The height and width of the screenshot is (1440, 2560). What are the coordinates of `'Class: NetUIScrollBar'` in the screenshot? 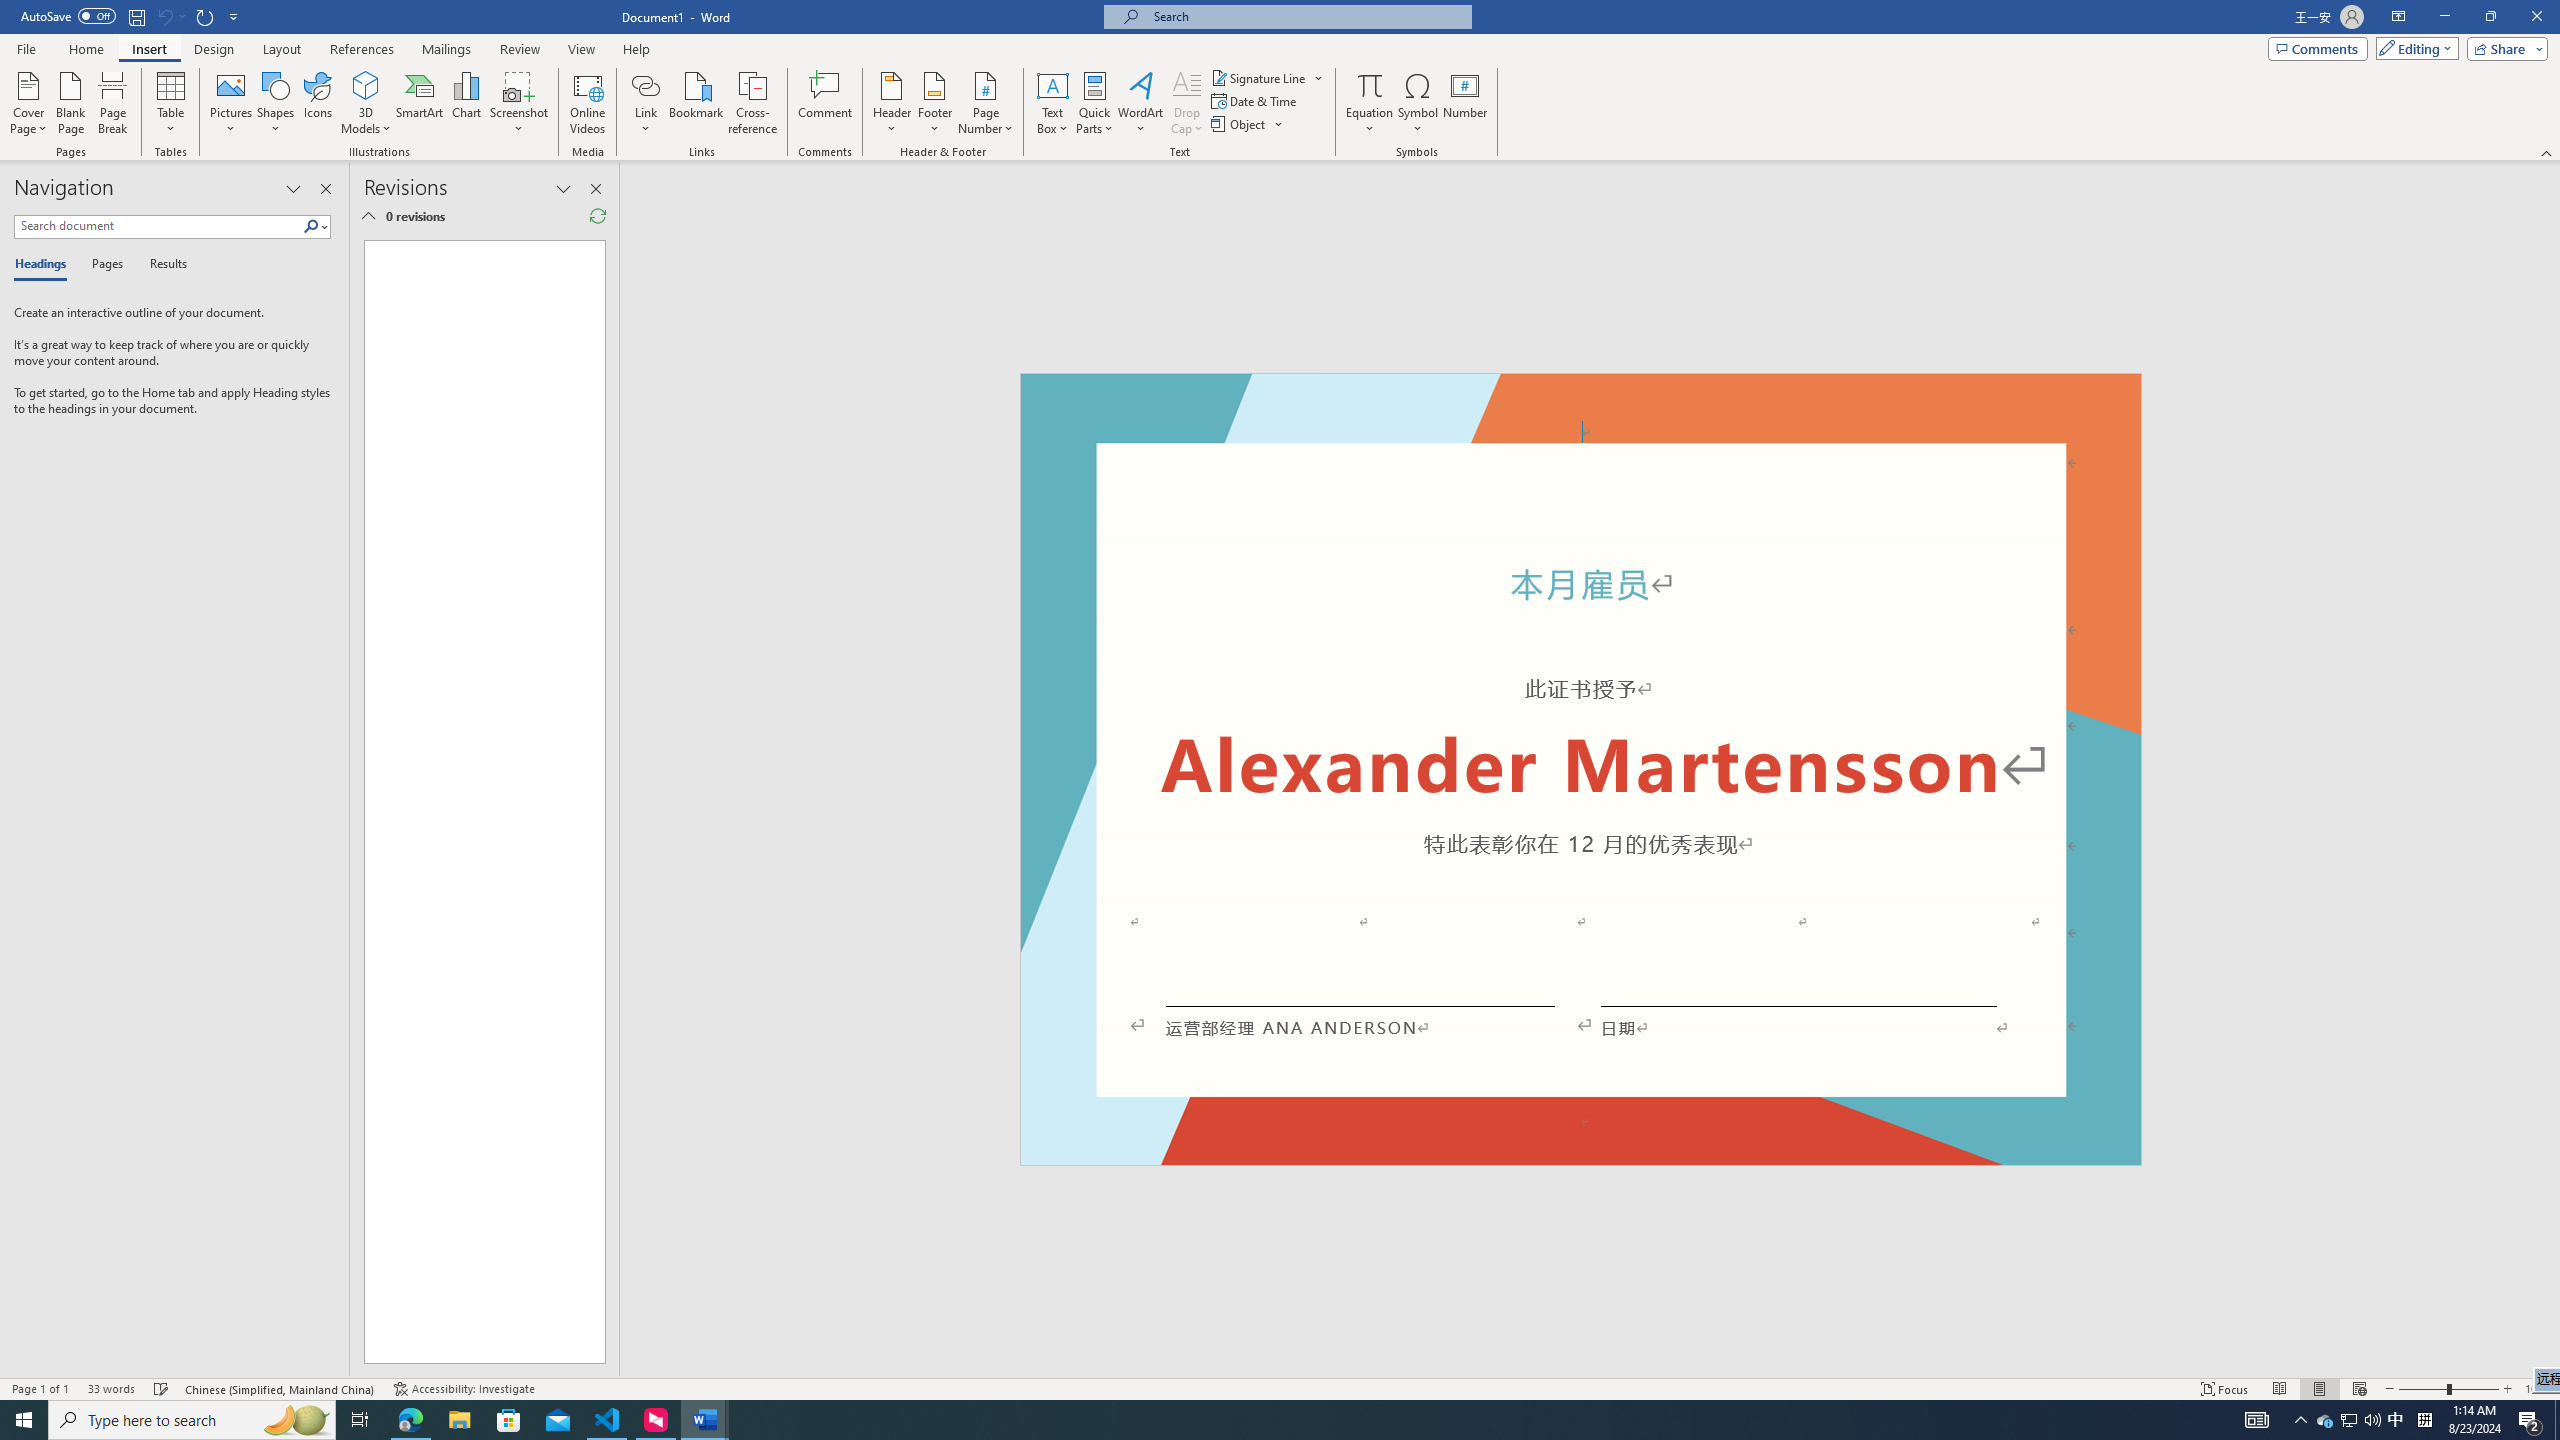 It's located at (2551, 769).